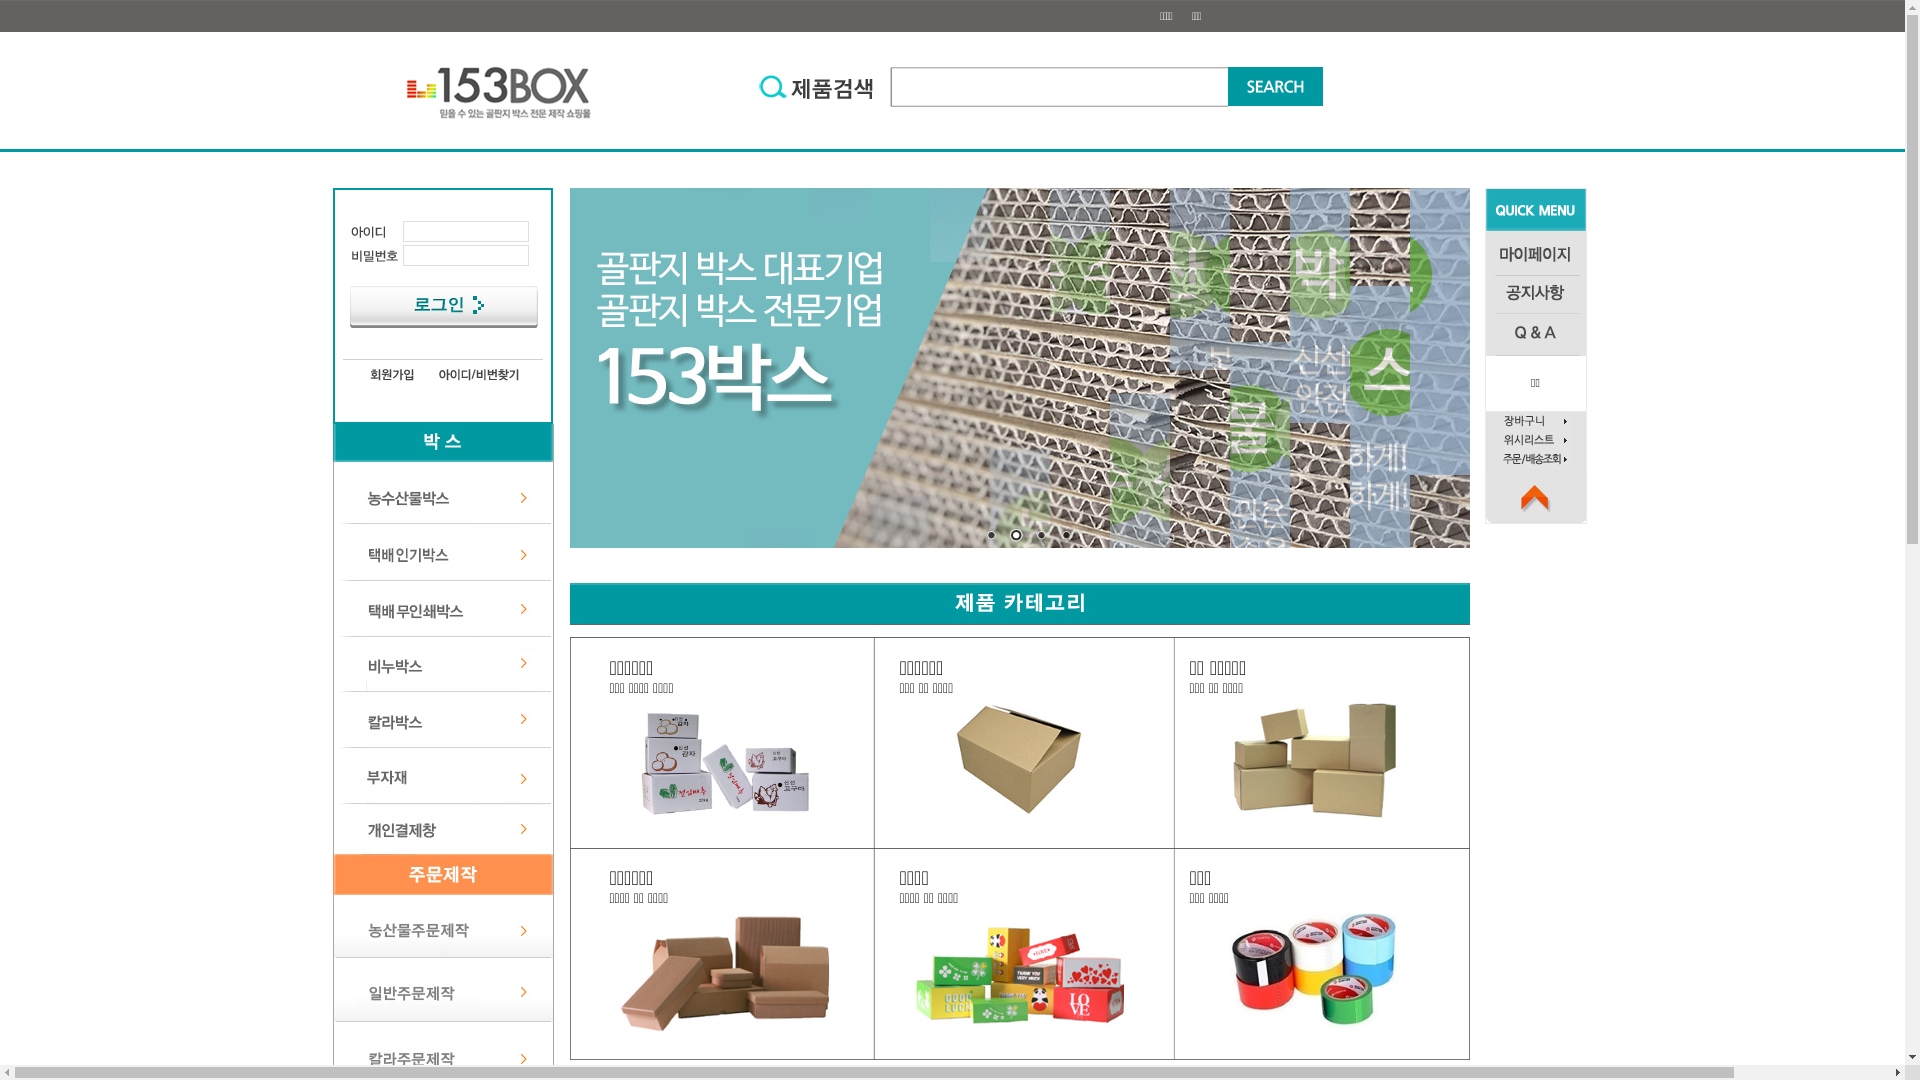  What do you see at coordinates (1003, 535) in the screenshot?
I see `'2'` at bounding box center [1003, 535].